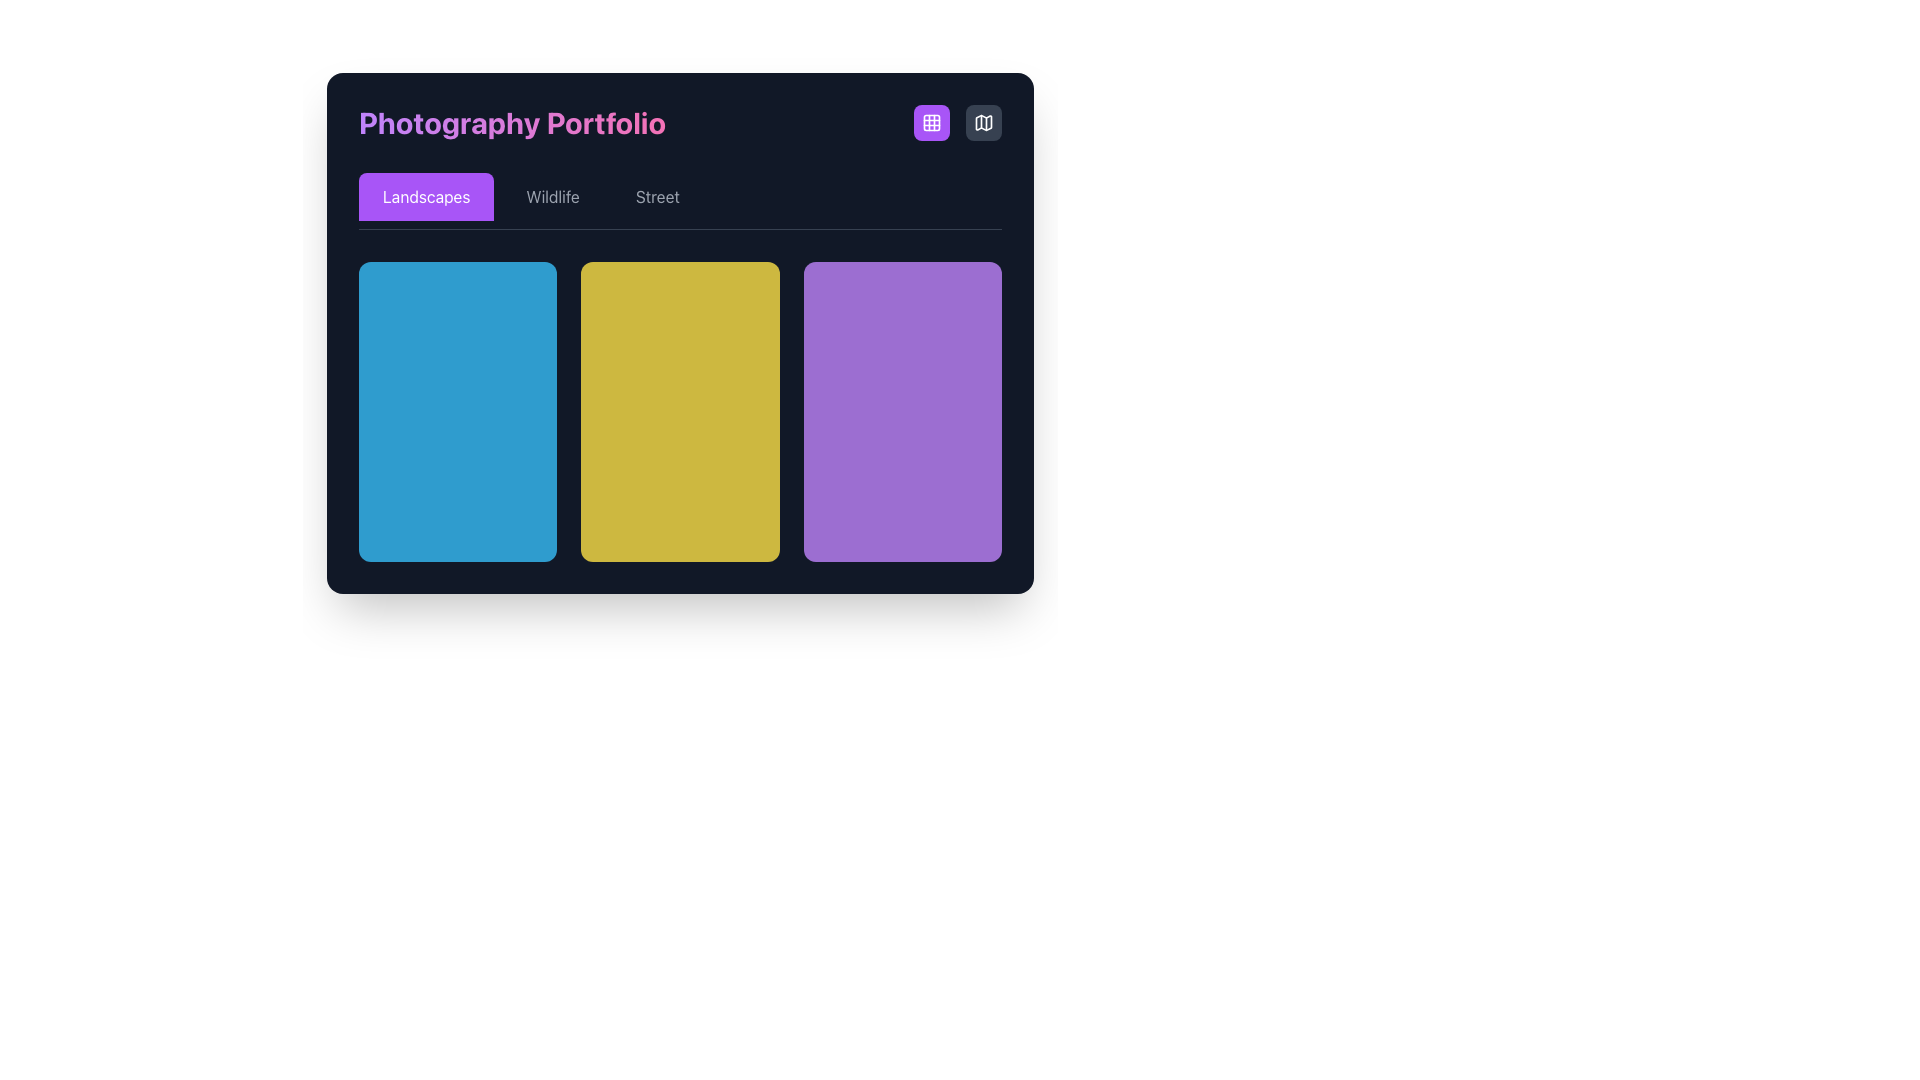 Image resolution: width=1920 pixels, height=1080 pixels. I want to click on the prominent purple button reading 'Landscapes', so click(425, 196).